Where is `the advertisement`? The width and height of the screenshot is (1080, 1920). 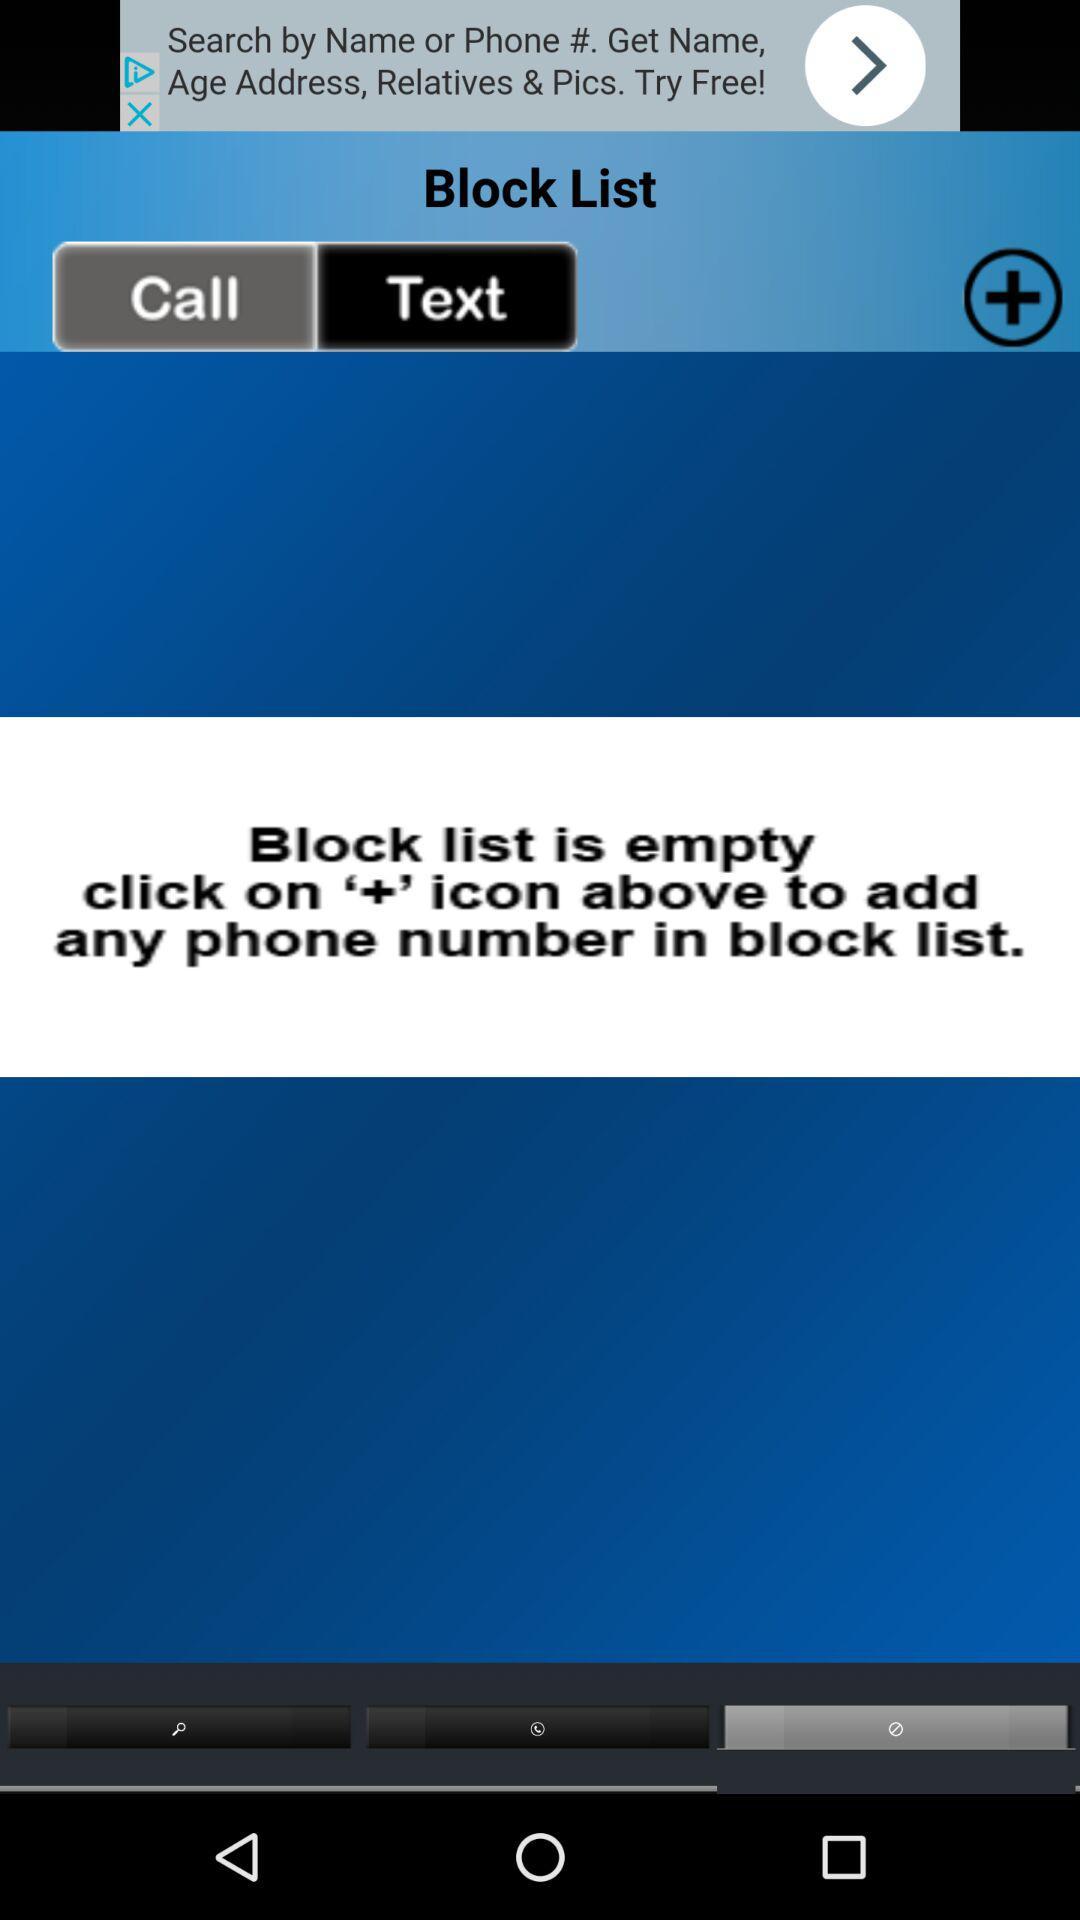 the advertisement is located at coordinates (540, 65).